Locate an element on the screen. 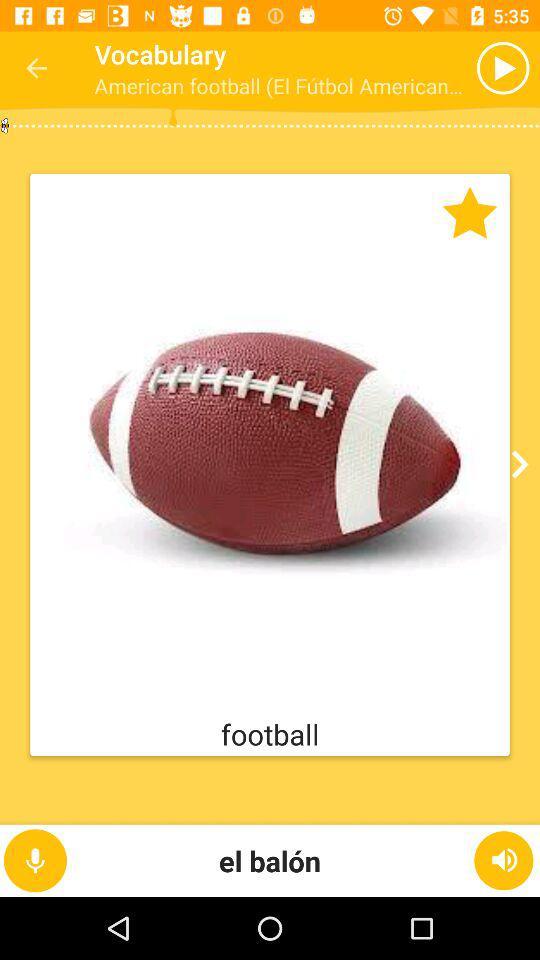  the play icon is located at coordinates (463, 68).